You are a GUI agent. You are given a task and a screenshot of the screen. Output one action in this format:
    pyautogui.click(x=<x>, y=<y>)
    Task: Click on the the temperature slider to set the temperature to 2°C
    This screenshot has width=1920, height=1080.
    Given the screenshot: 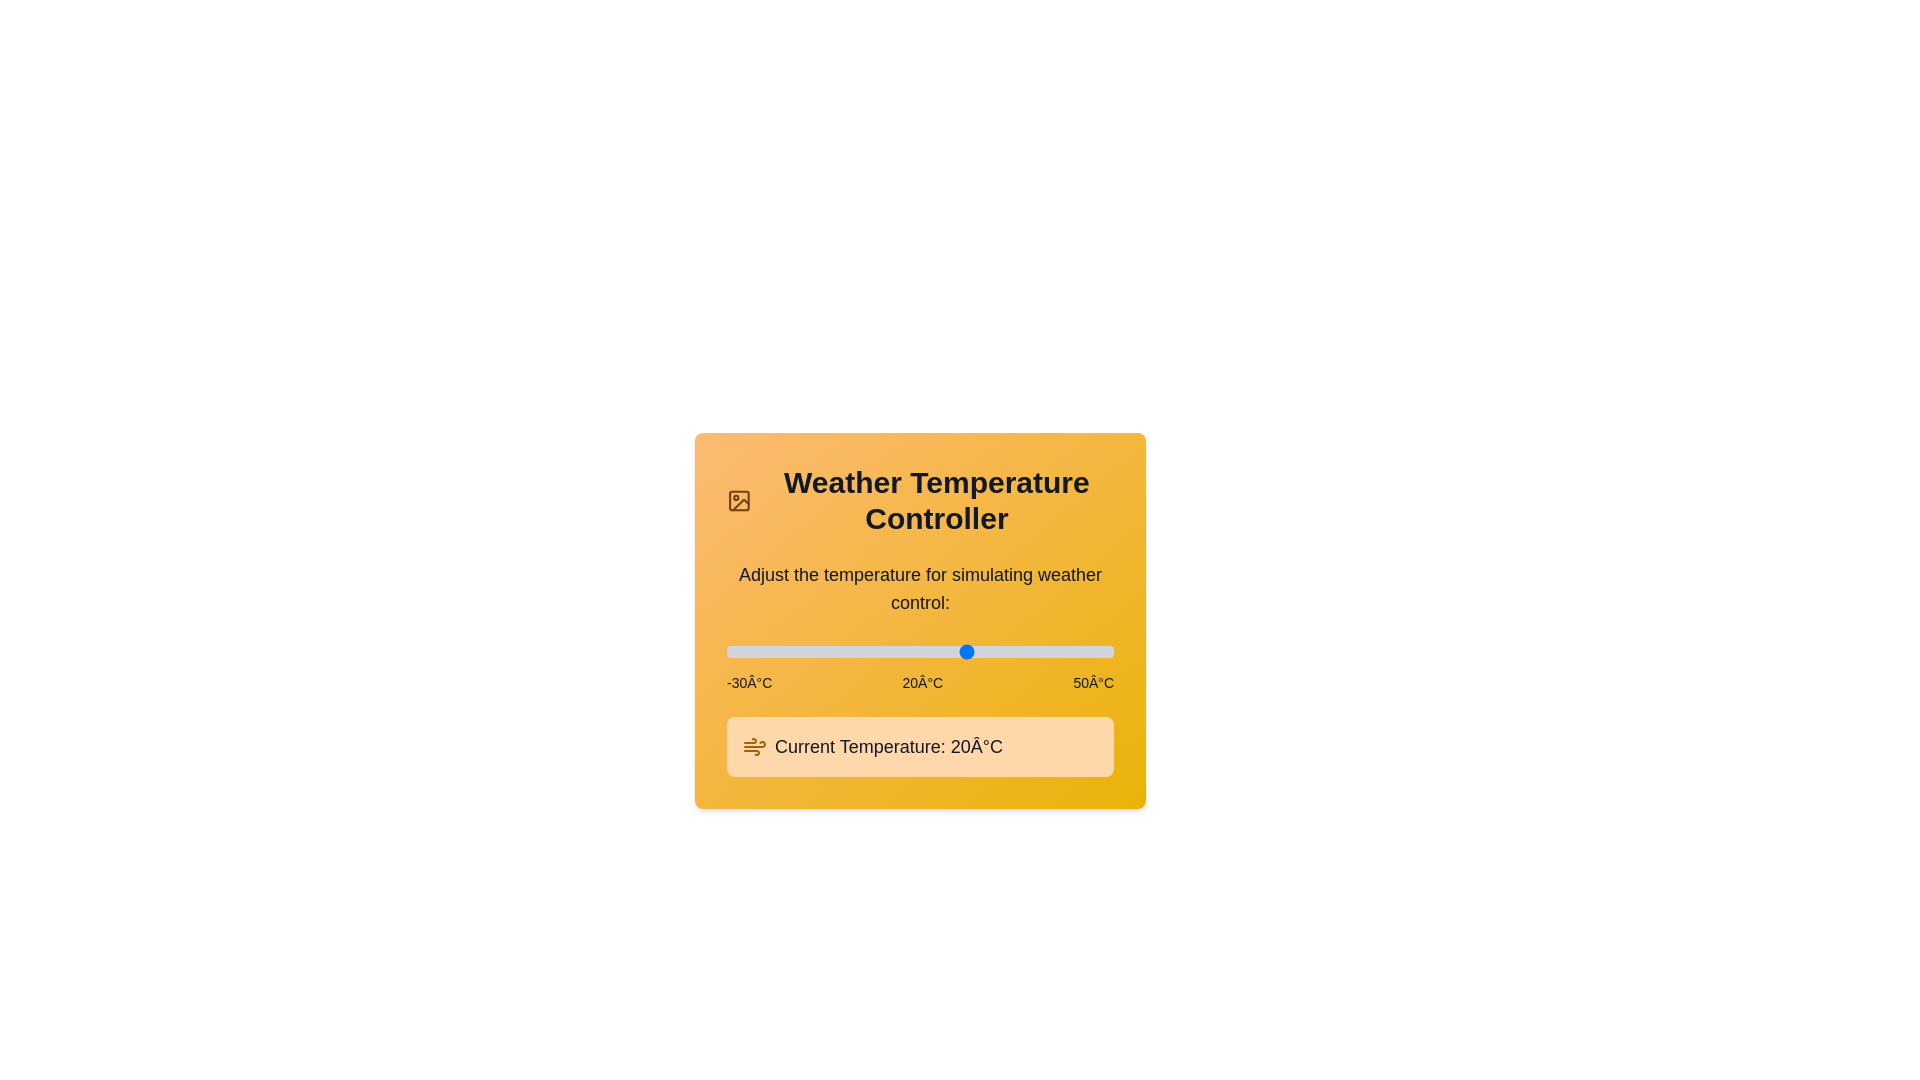 What is the action you would take?
    pyautogui.click(x=880, y=651)
    